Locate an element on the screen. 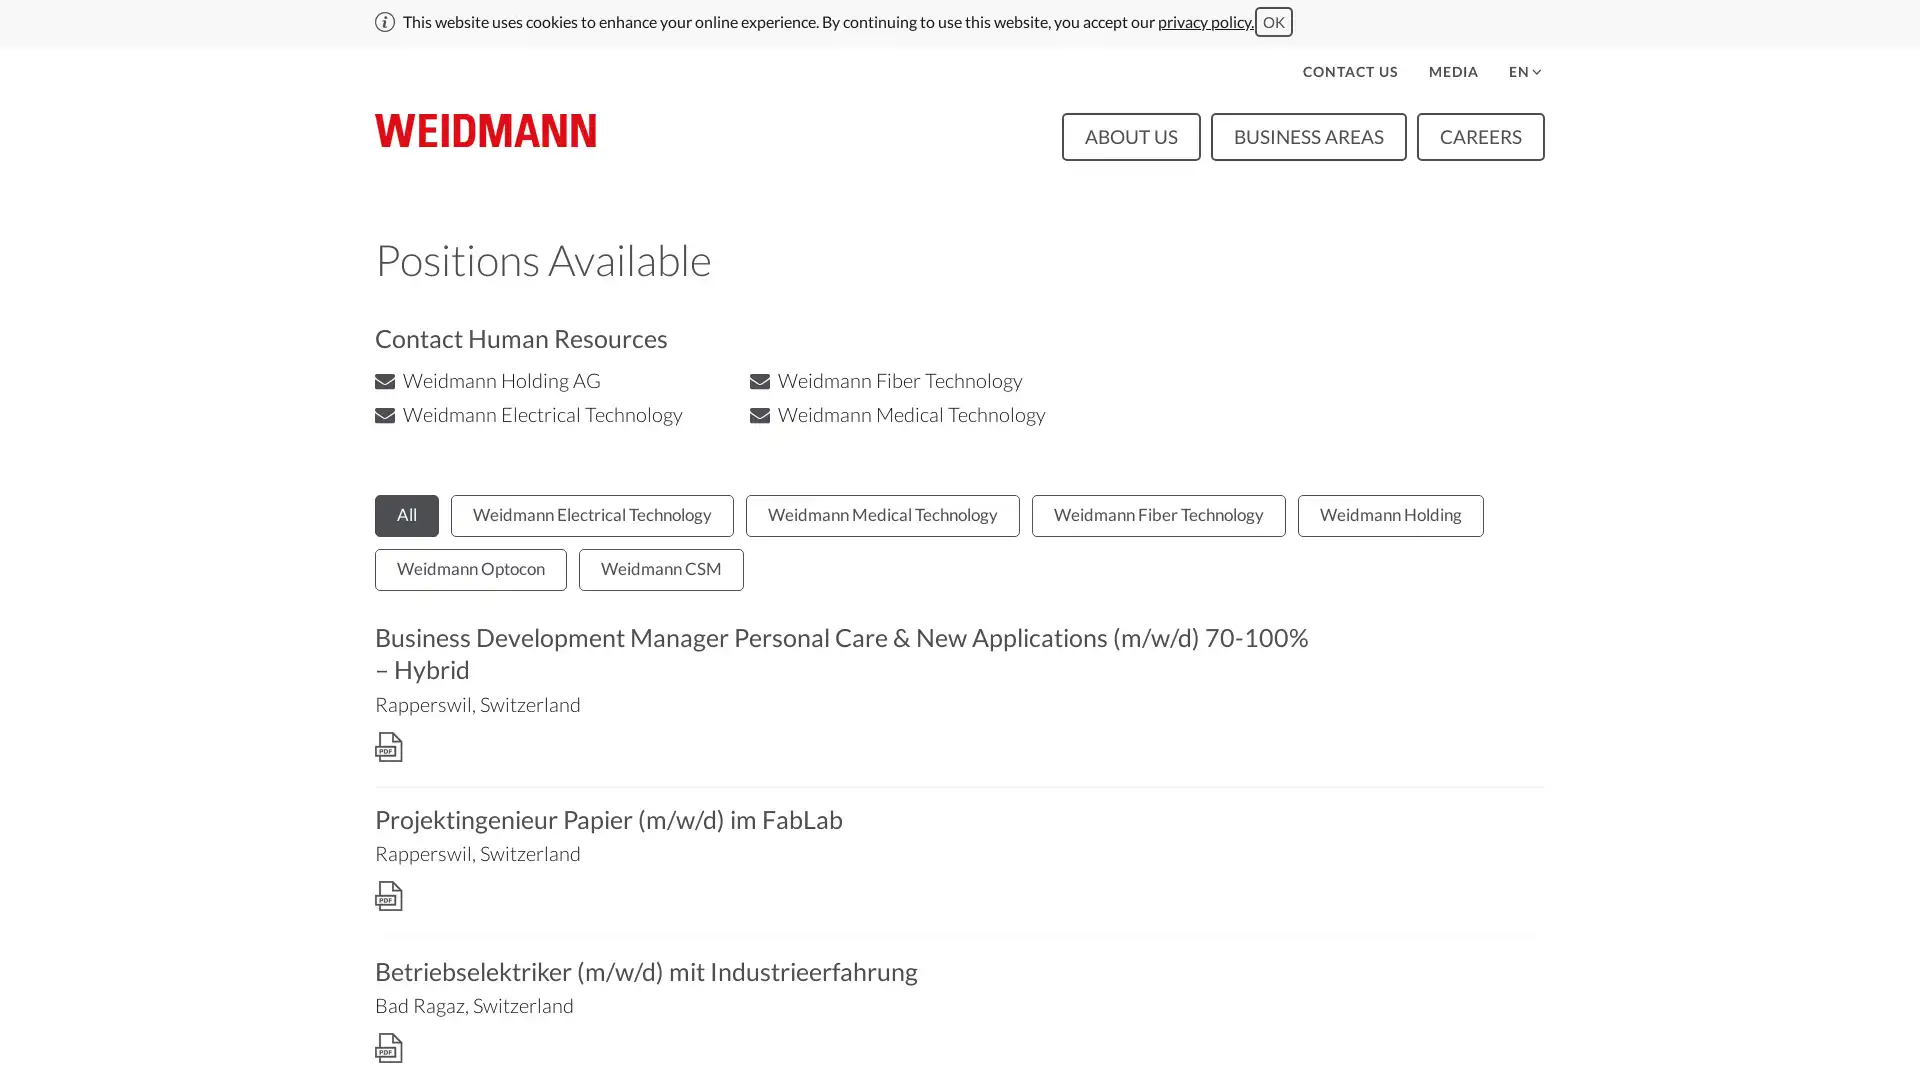 This screenshot has width=1920, height=1080. Weidmann CSM is located at coordinates (661, 522).